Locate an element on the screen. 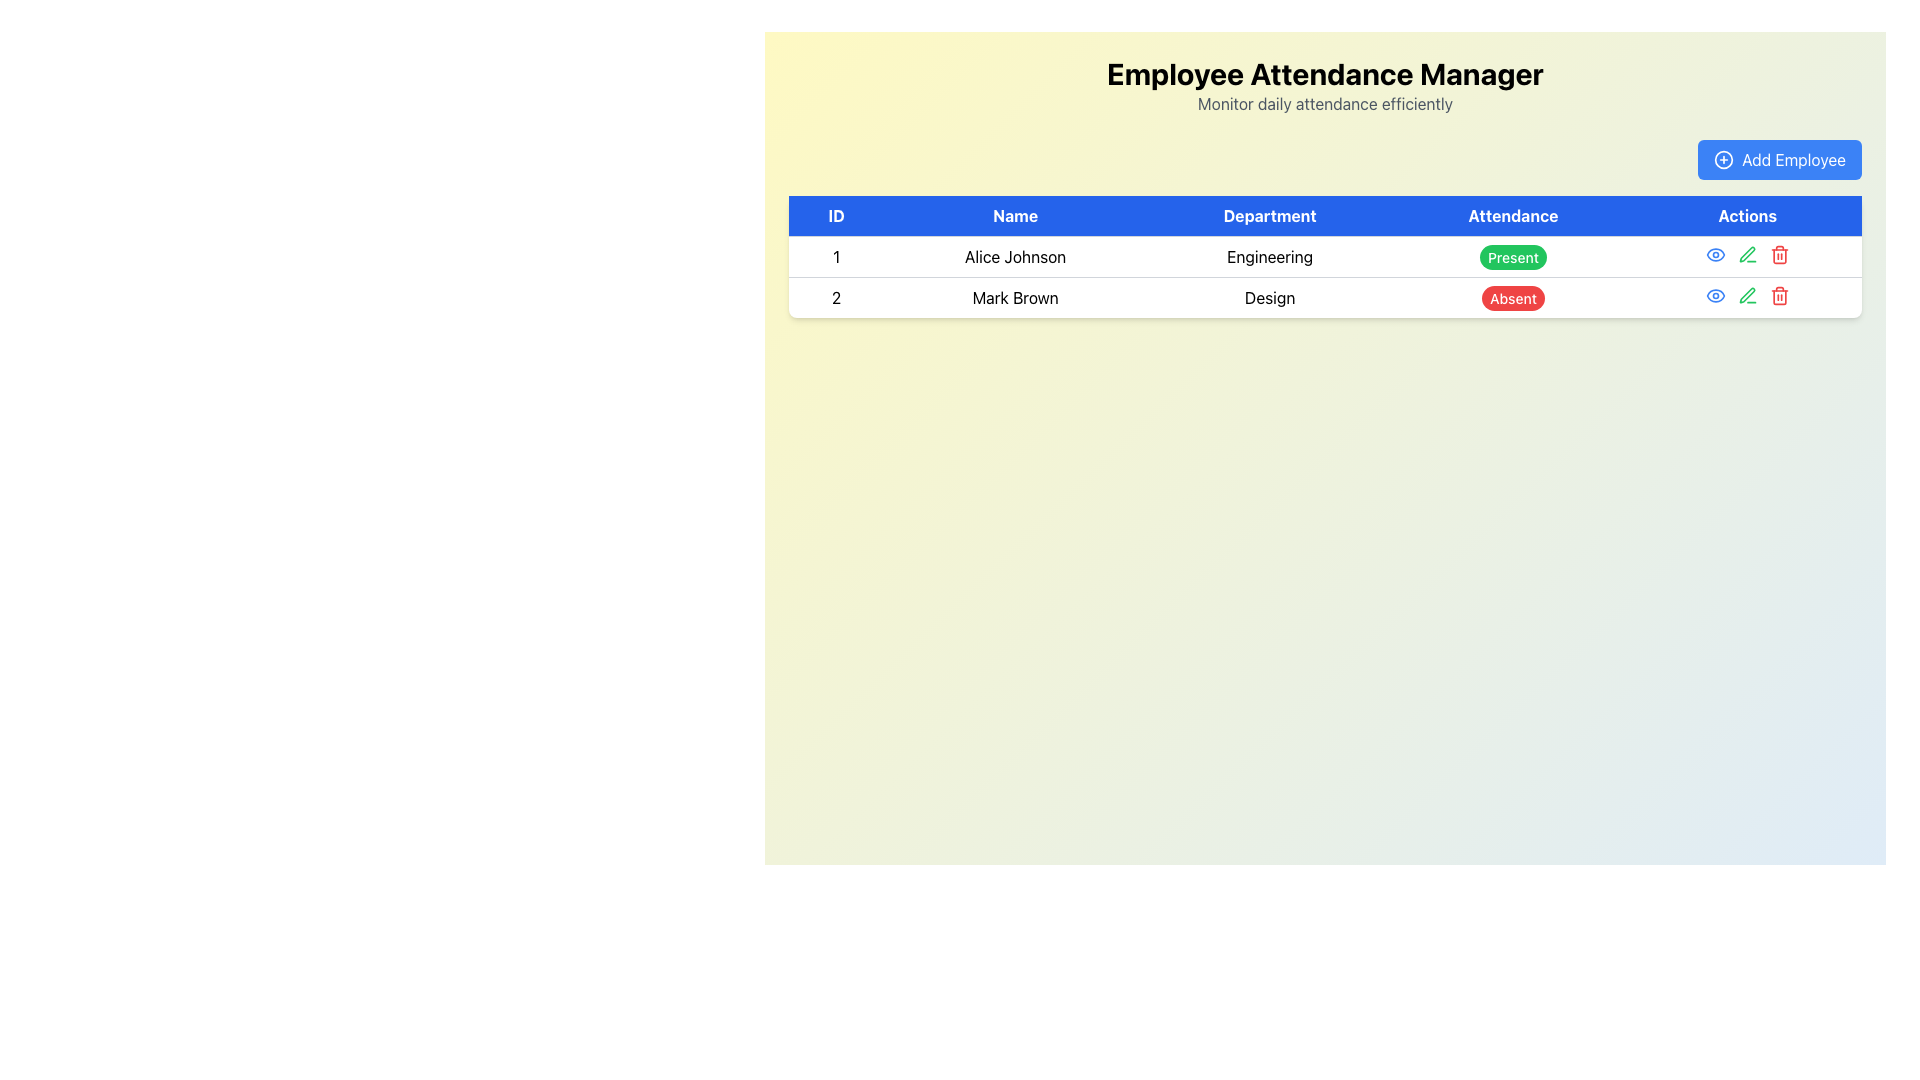 Image resolution: width=1920 pixels, height=1080 pixels. the green-colored pen icon in the 'Actions' column for the employee 'Mark Brown' to observe the color change effect is located at coordinates (1746, 253).